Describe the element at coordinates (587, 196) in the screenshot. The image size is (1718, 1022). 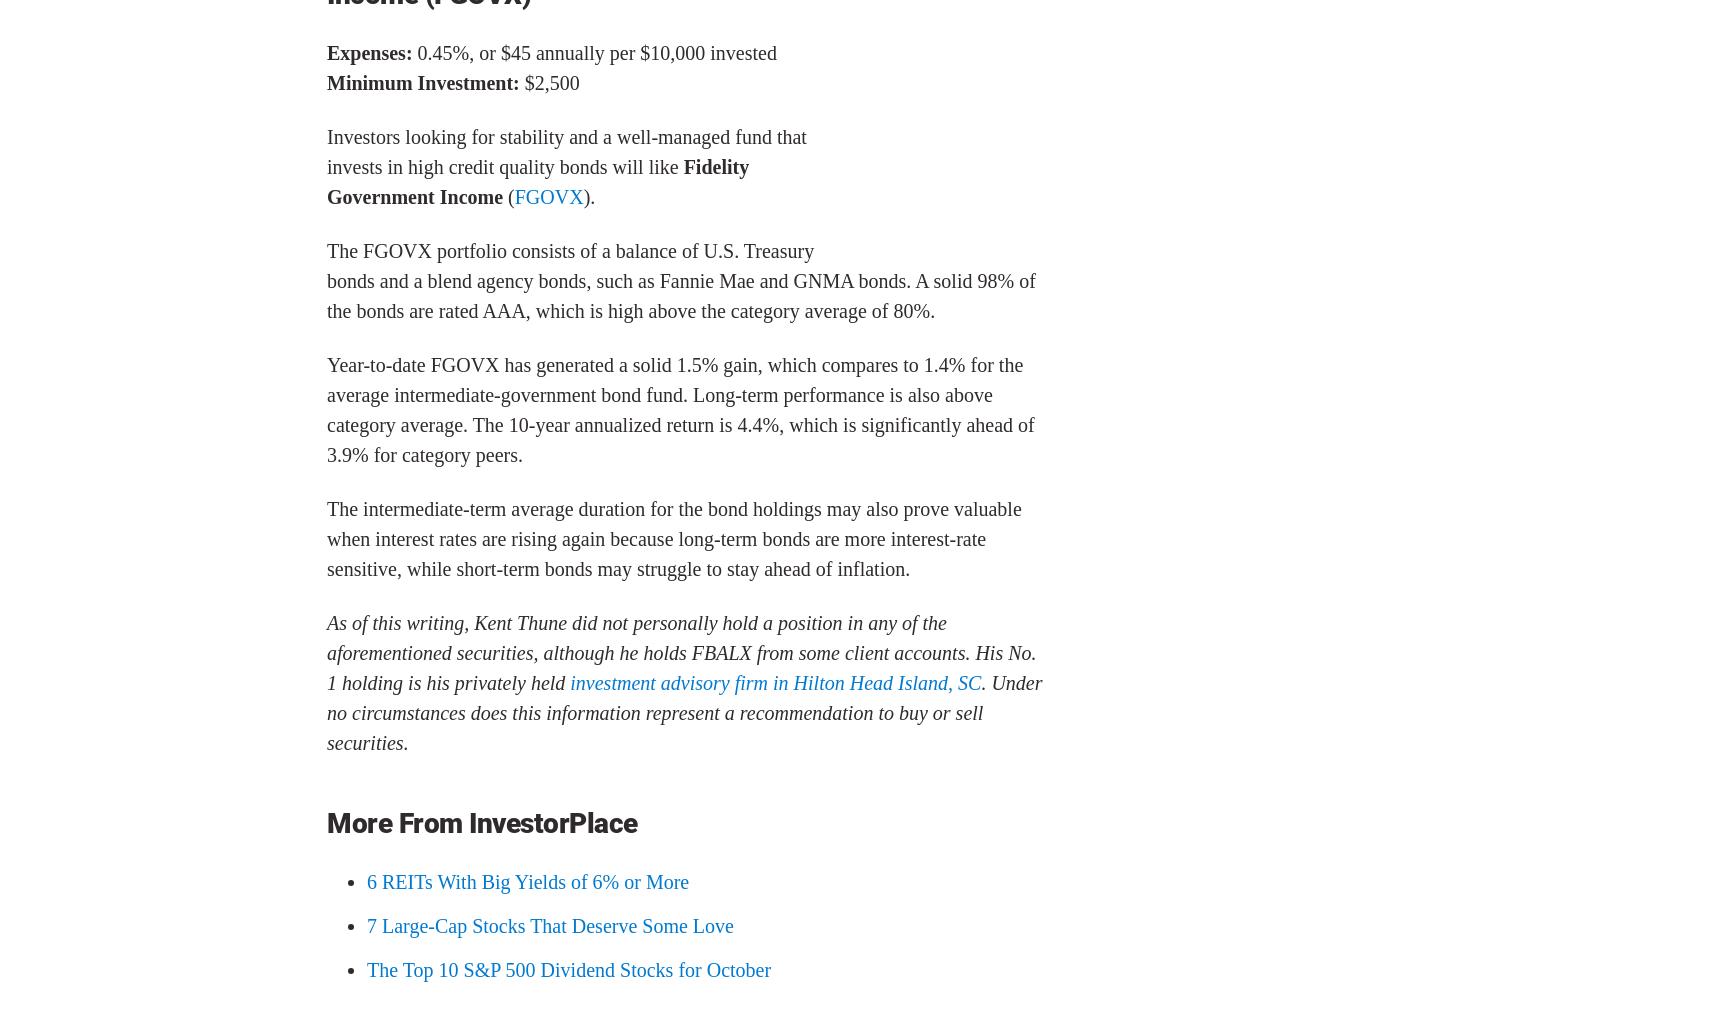
I see `').'` at that location.